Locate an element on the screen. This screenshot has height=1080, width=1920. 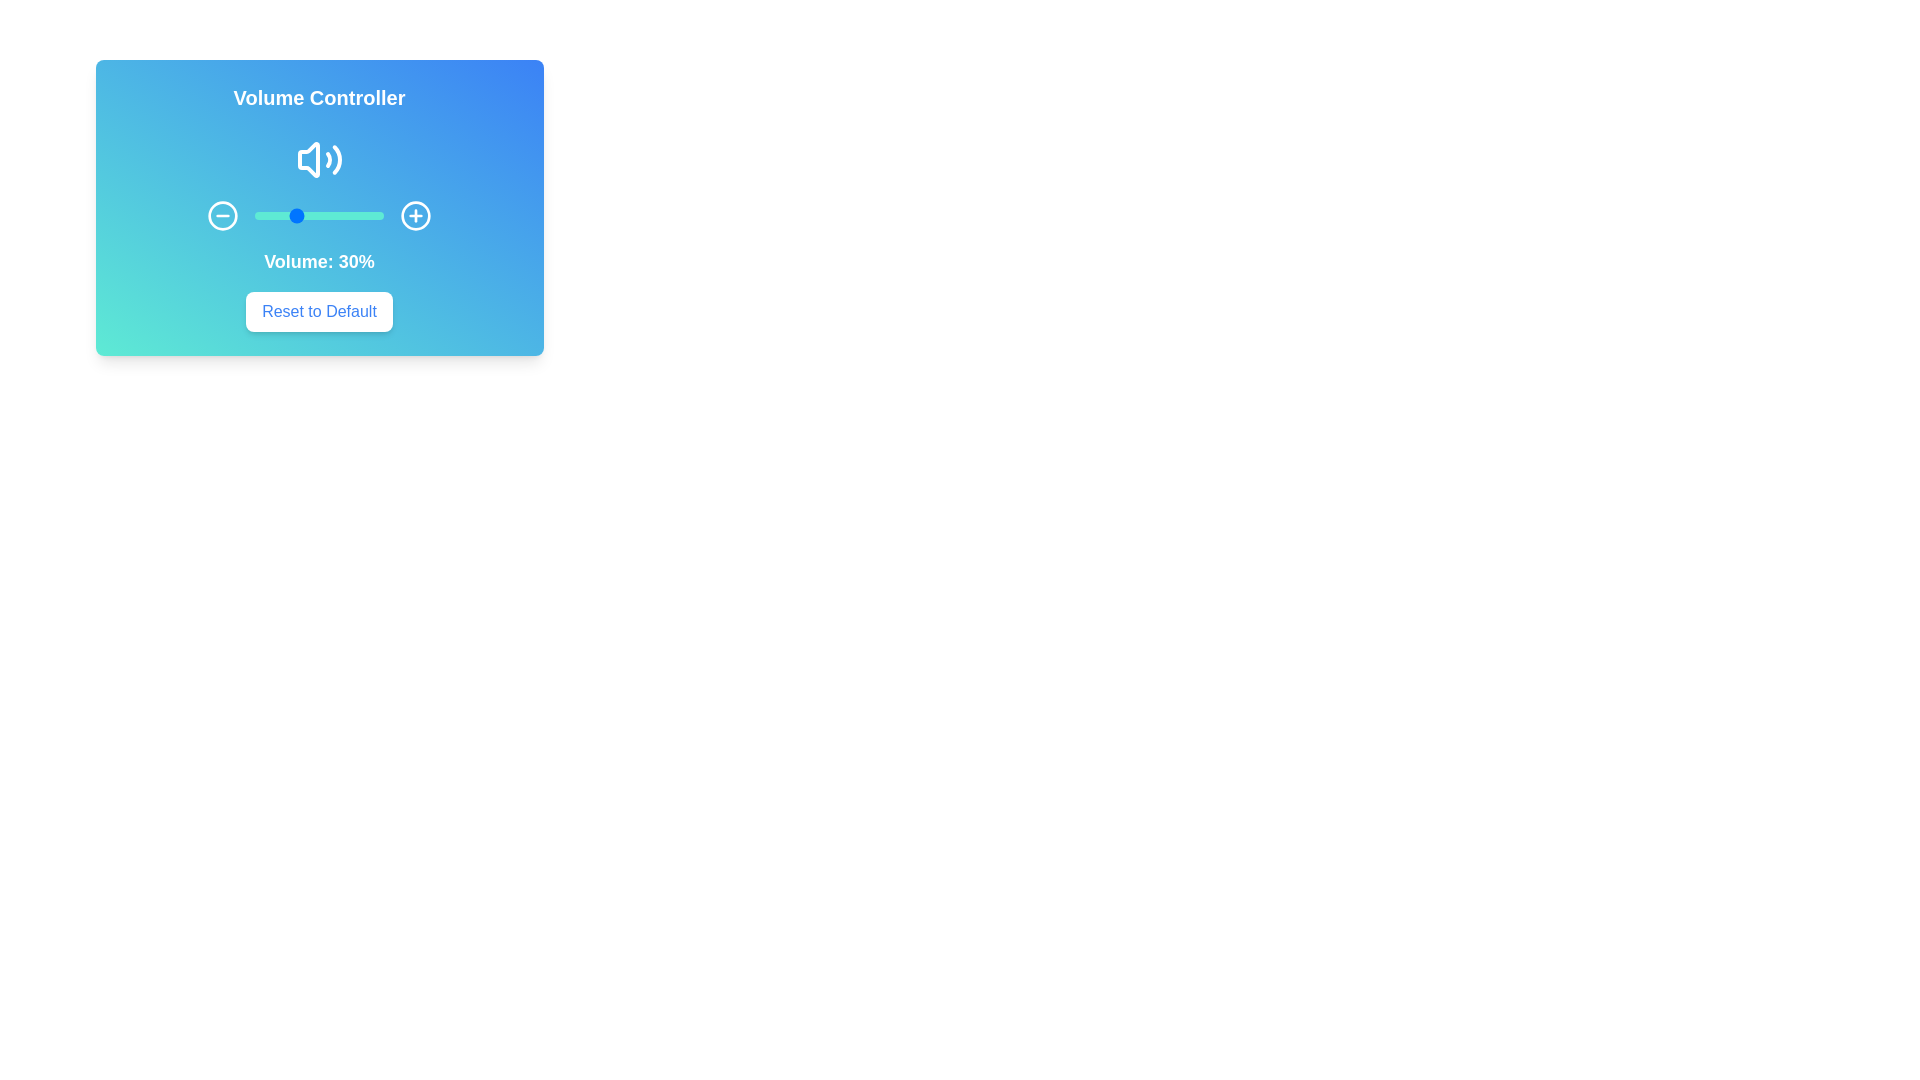
the volume slider to 94% is located at coordinates (376, 216).